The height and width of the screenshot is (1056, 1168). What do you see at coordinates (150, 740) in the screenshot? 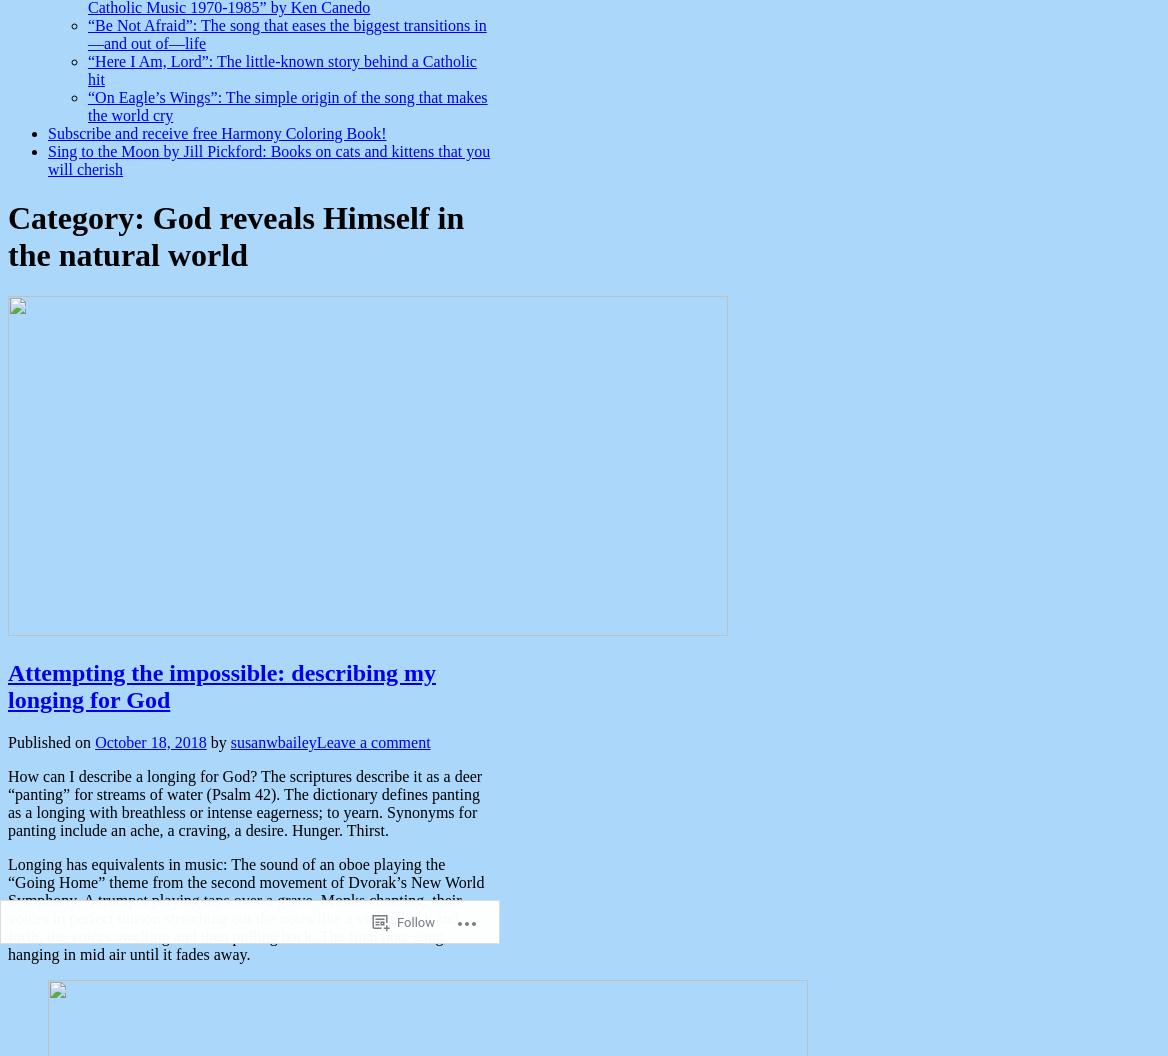
I see `'October 18, 2018'` at bounding box center [150, 740].